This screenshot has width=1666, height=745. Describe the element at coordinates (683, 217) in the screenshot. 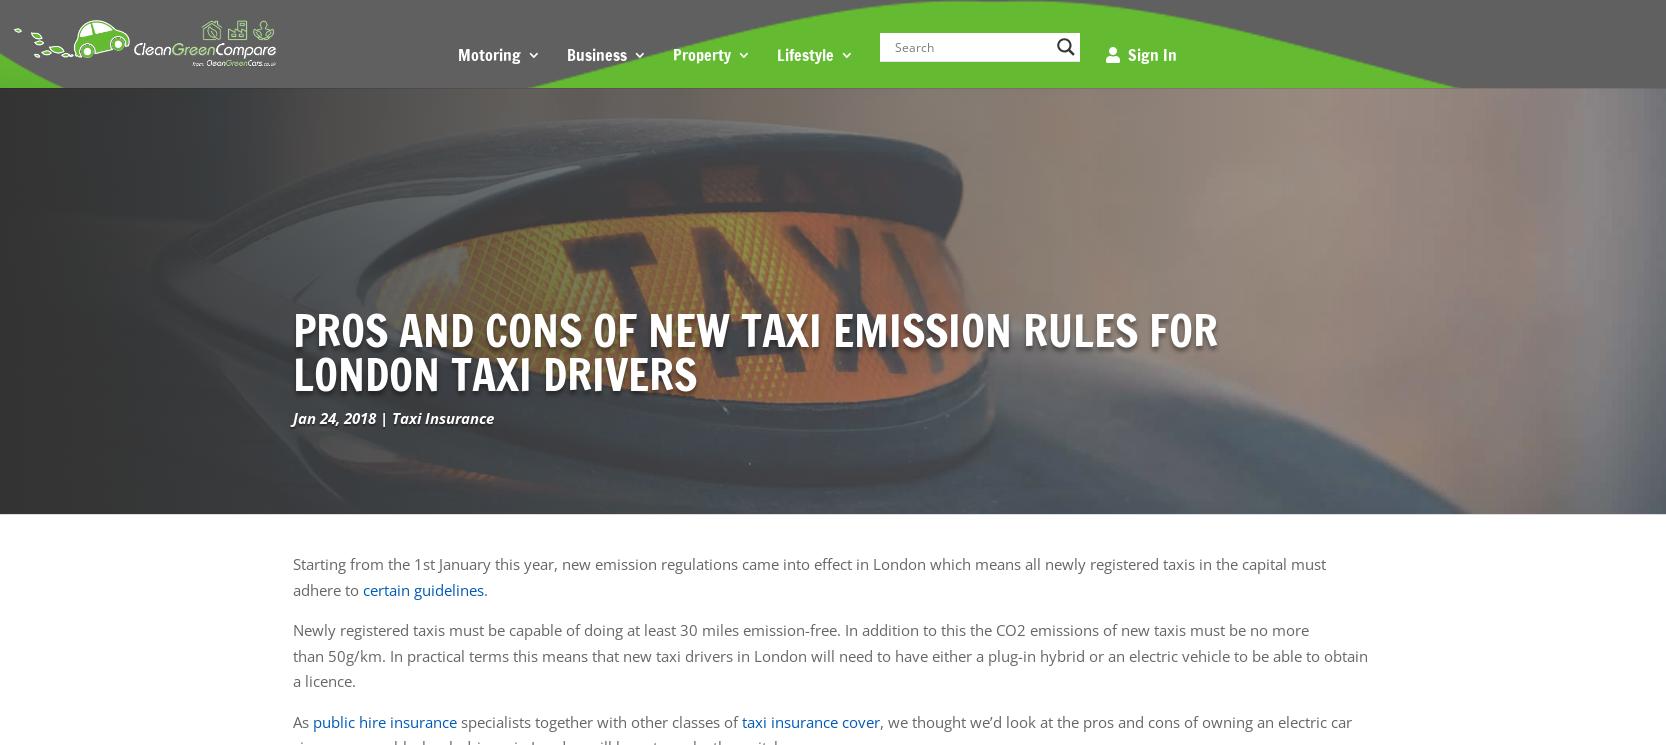

I see `'Employers Liability Insurance'` at that location.